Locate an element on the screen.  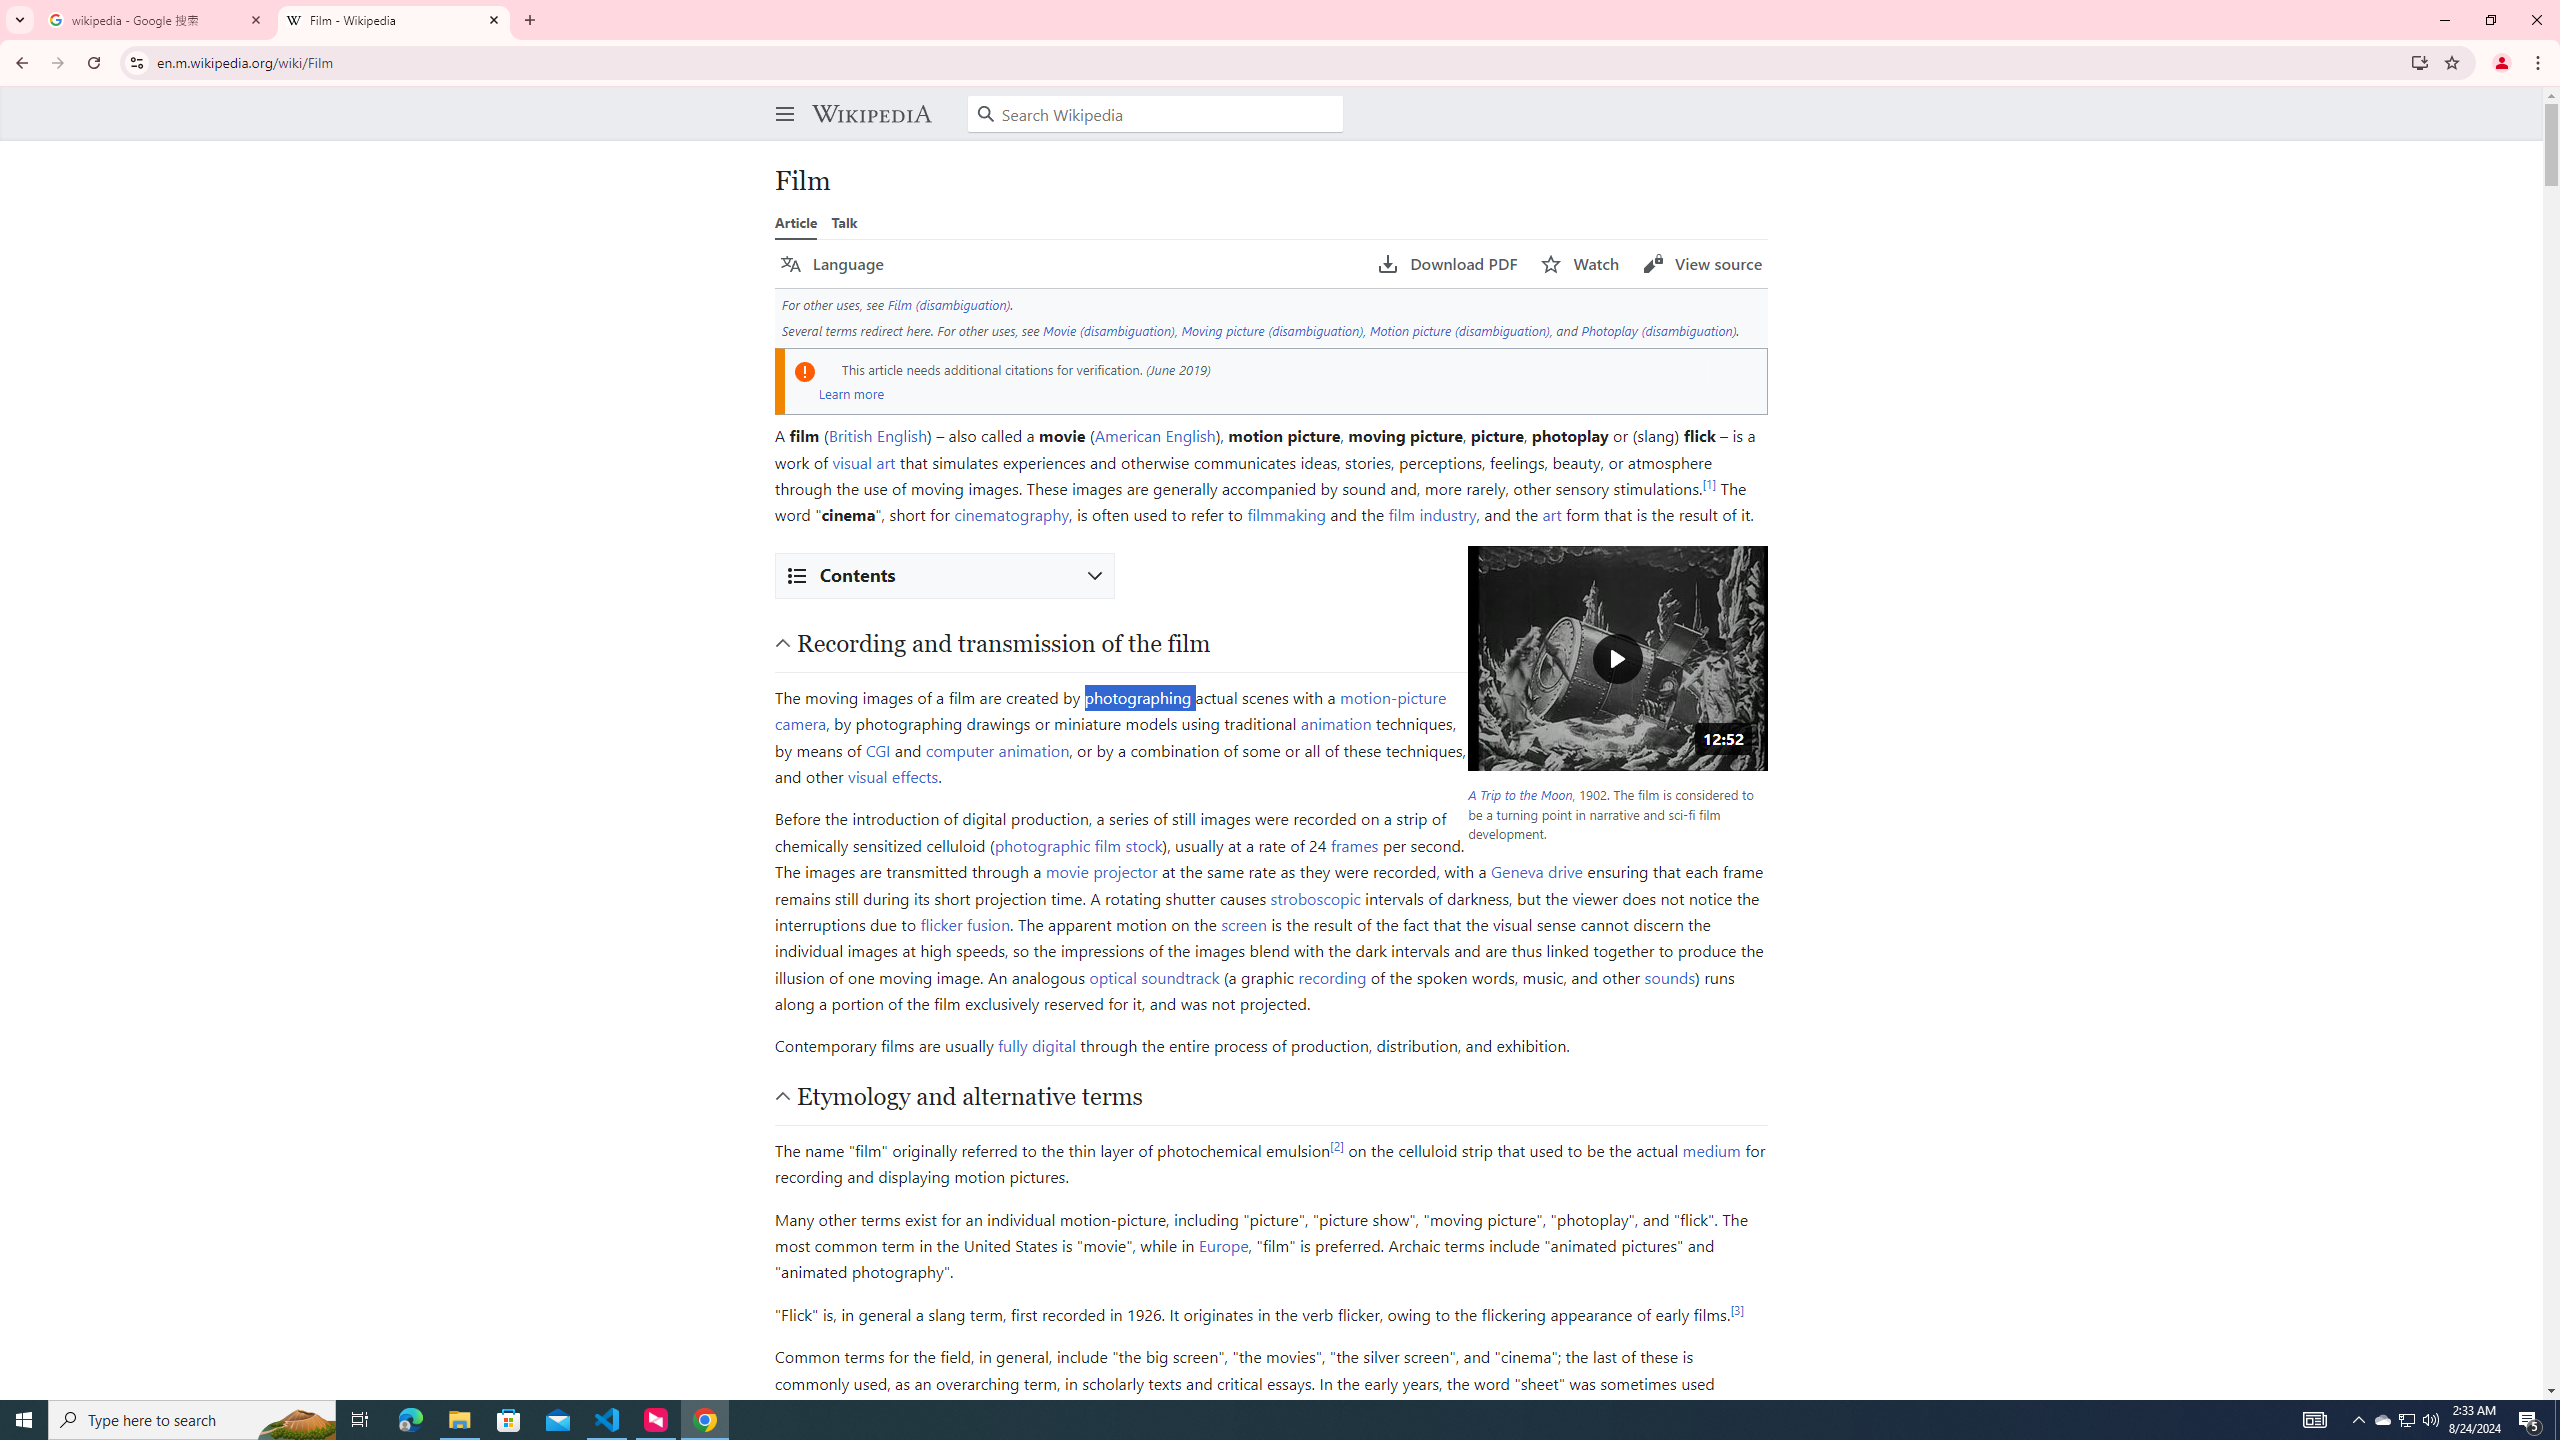
'Motion picture (disambiguation)' is located at coordinates (1459, 330).